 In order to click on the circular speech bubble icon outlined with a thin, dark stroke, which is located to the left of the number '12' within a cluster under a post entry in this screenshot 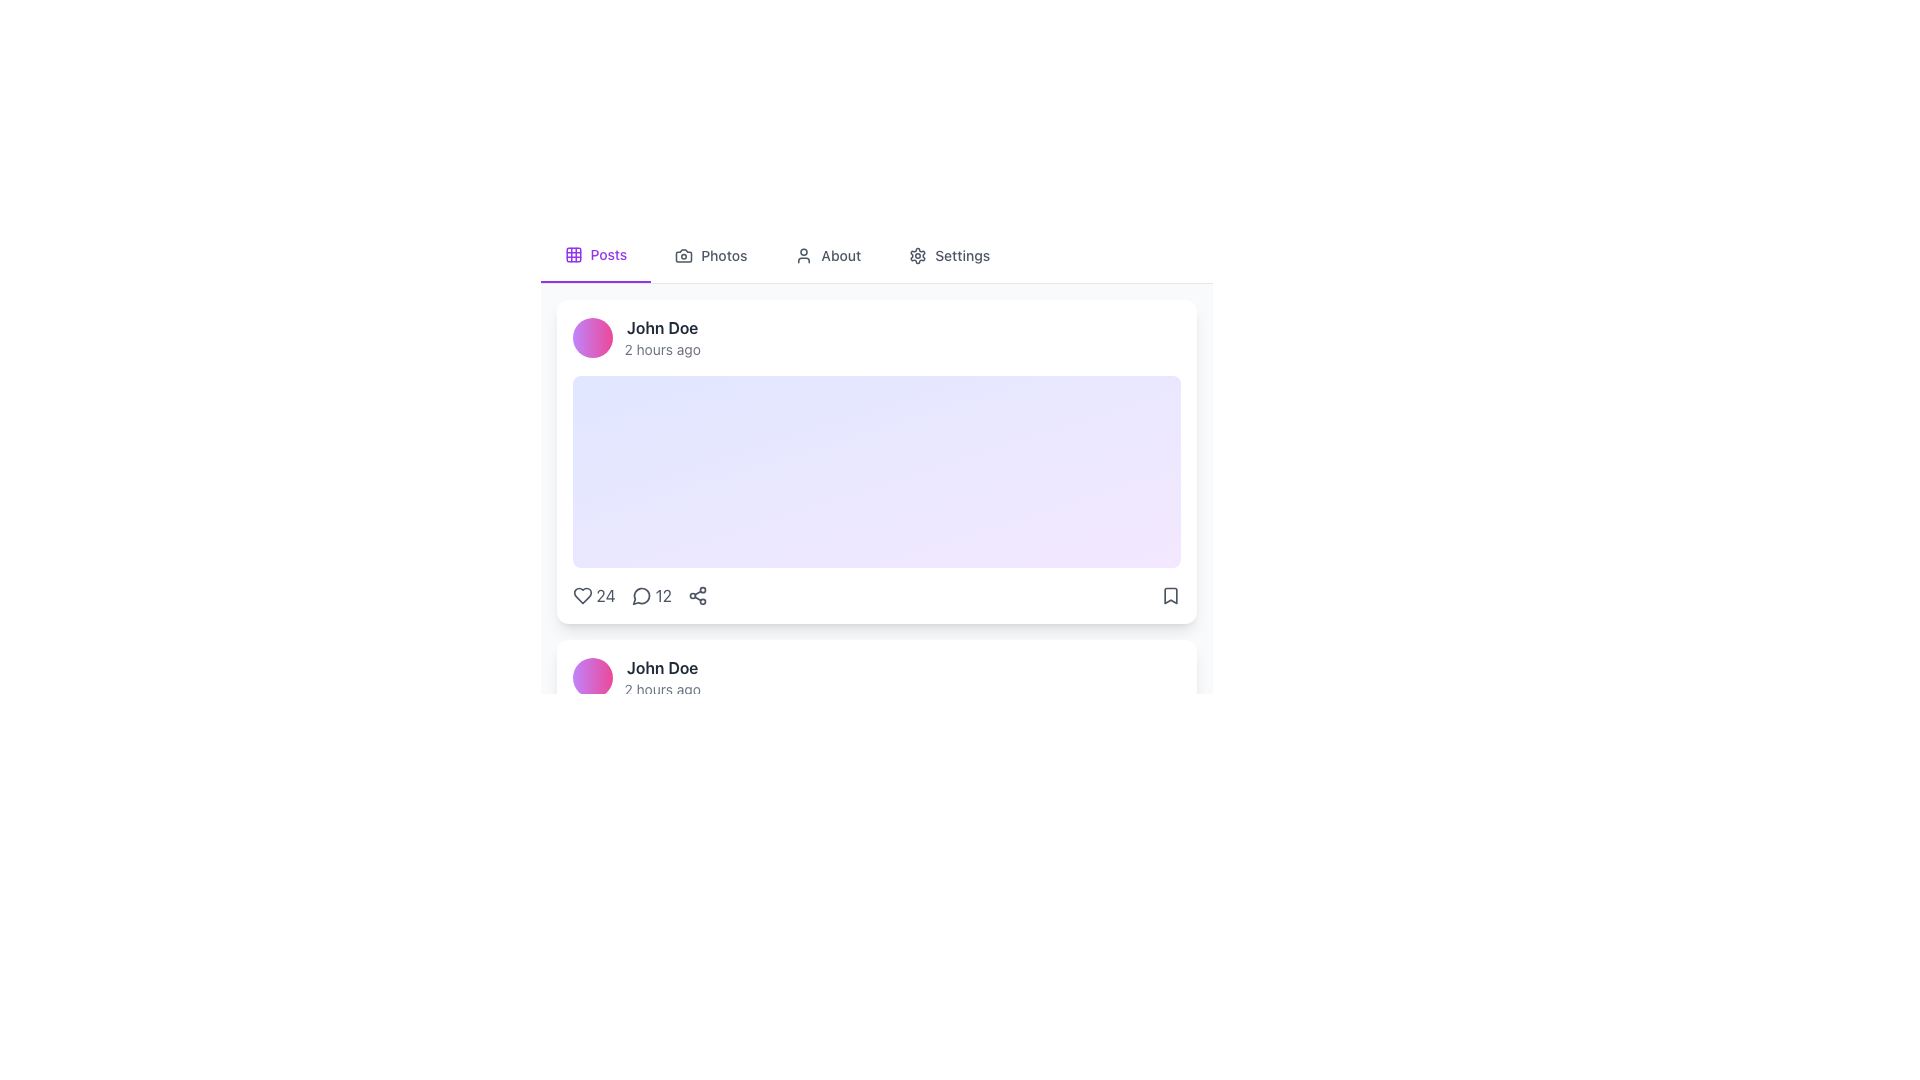, I will do `click(641, 595)`.